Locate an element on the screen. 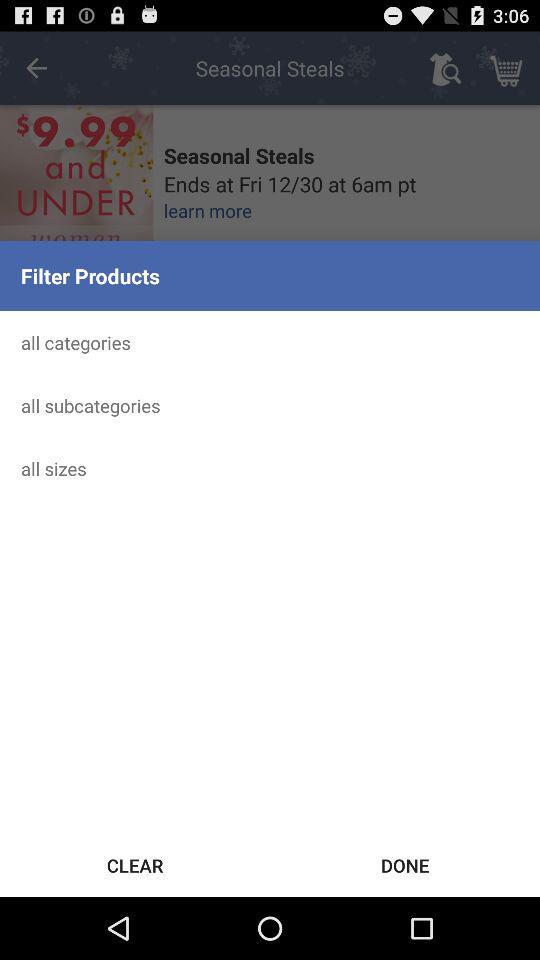 Image resolution: width=540 pixels, height=960 pixels. icon next to the done icon is located at coordinates (135, 864).